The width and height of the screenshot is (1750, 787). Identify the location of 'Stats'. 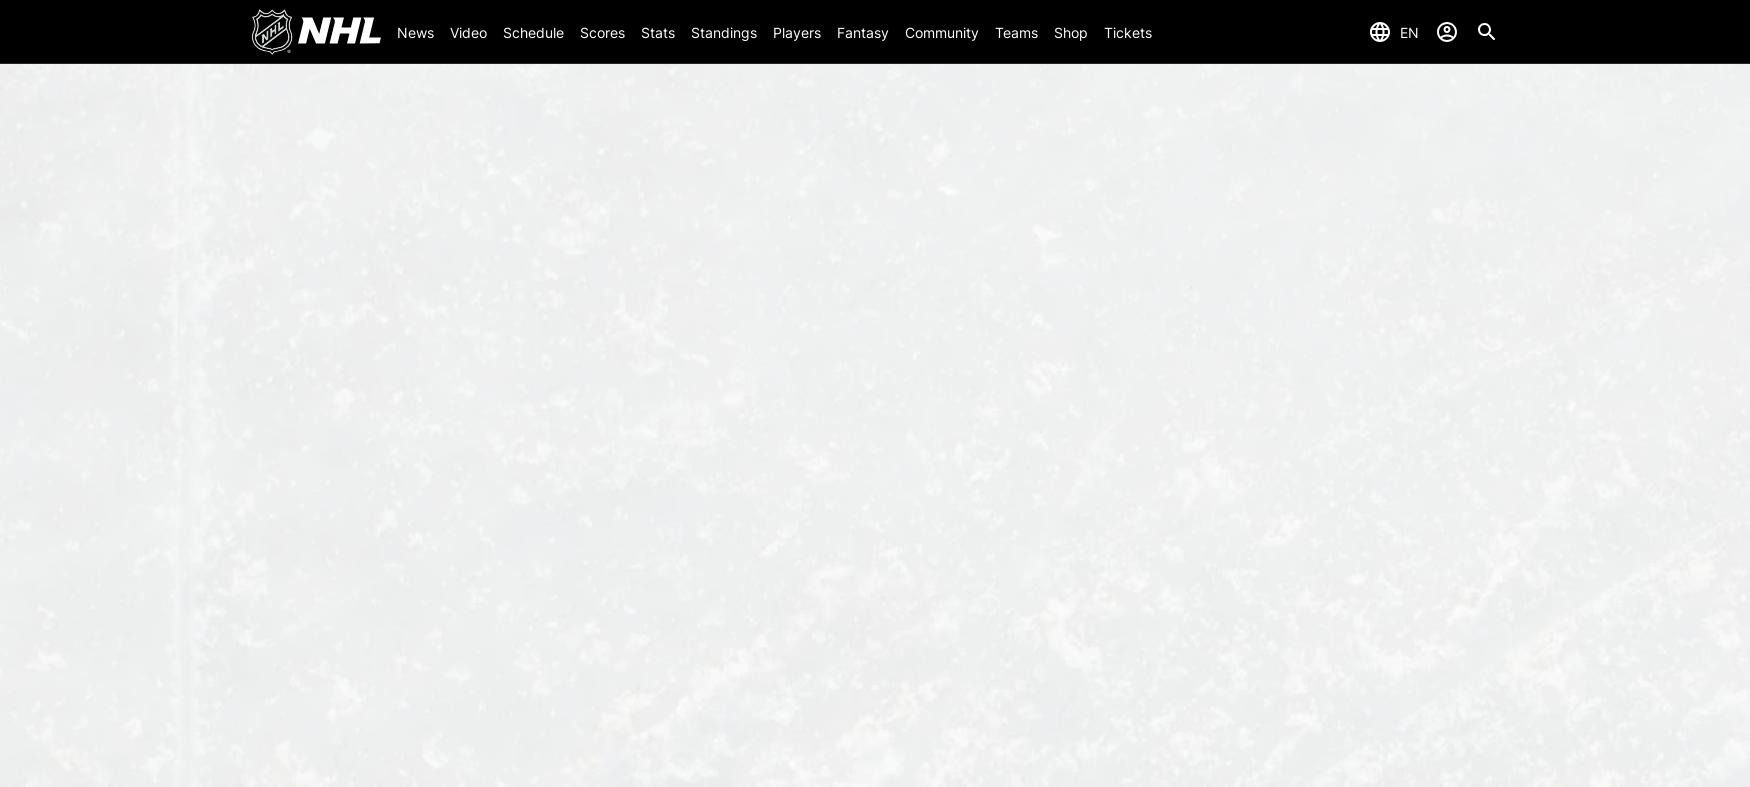
(655, 30).